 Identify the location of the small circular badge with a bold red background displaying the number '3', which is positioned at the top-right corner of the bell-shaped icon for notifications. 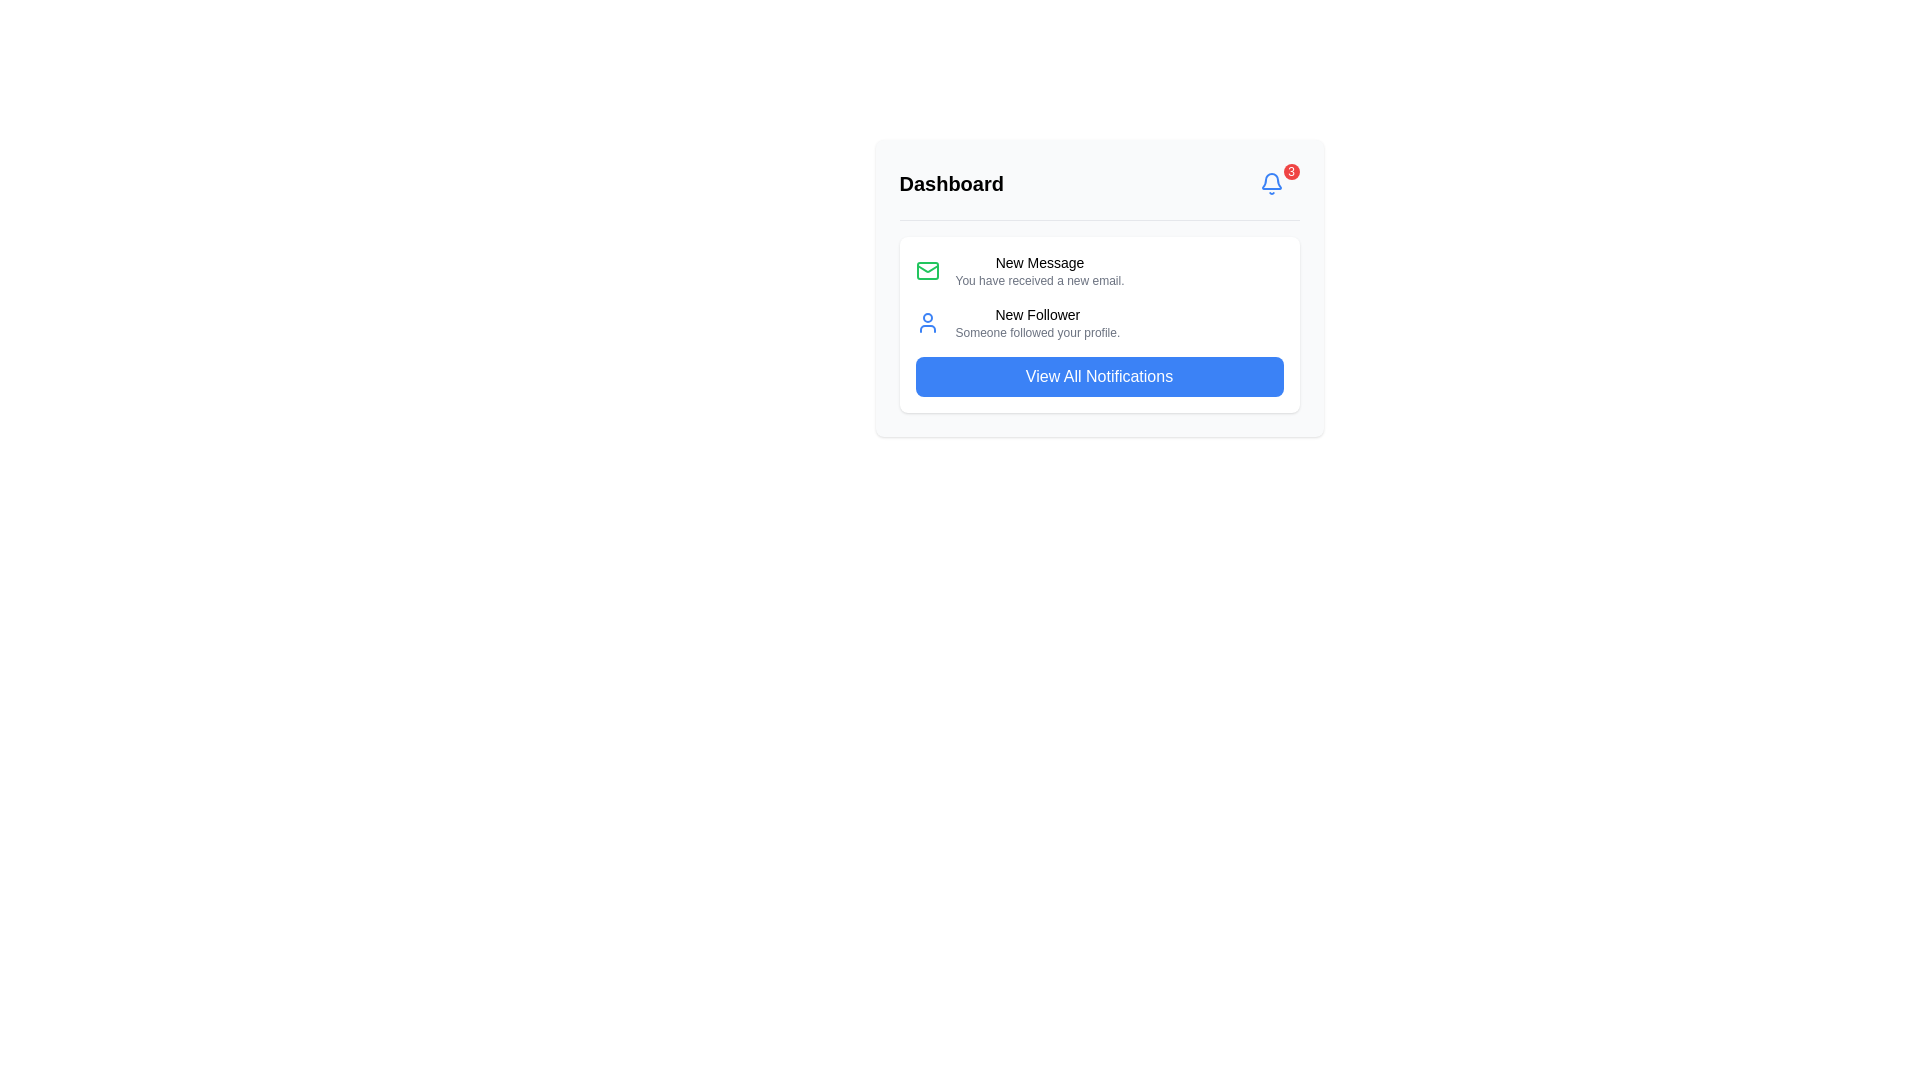
(1291, 171).